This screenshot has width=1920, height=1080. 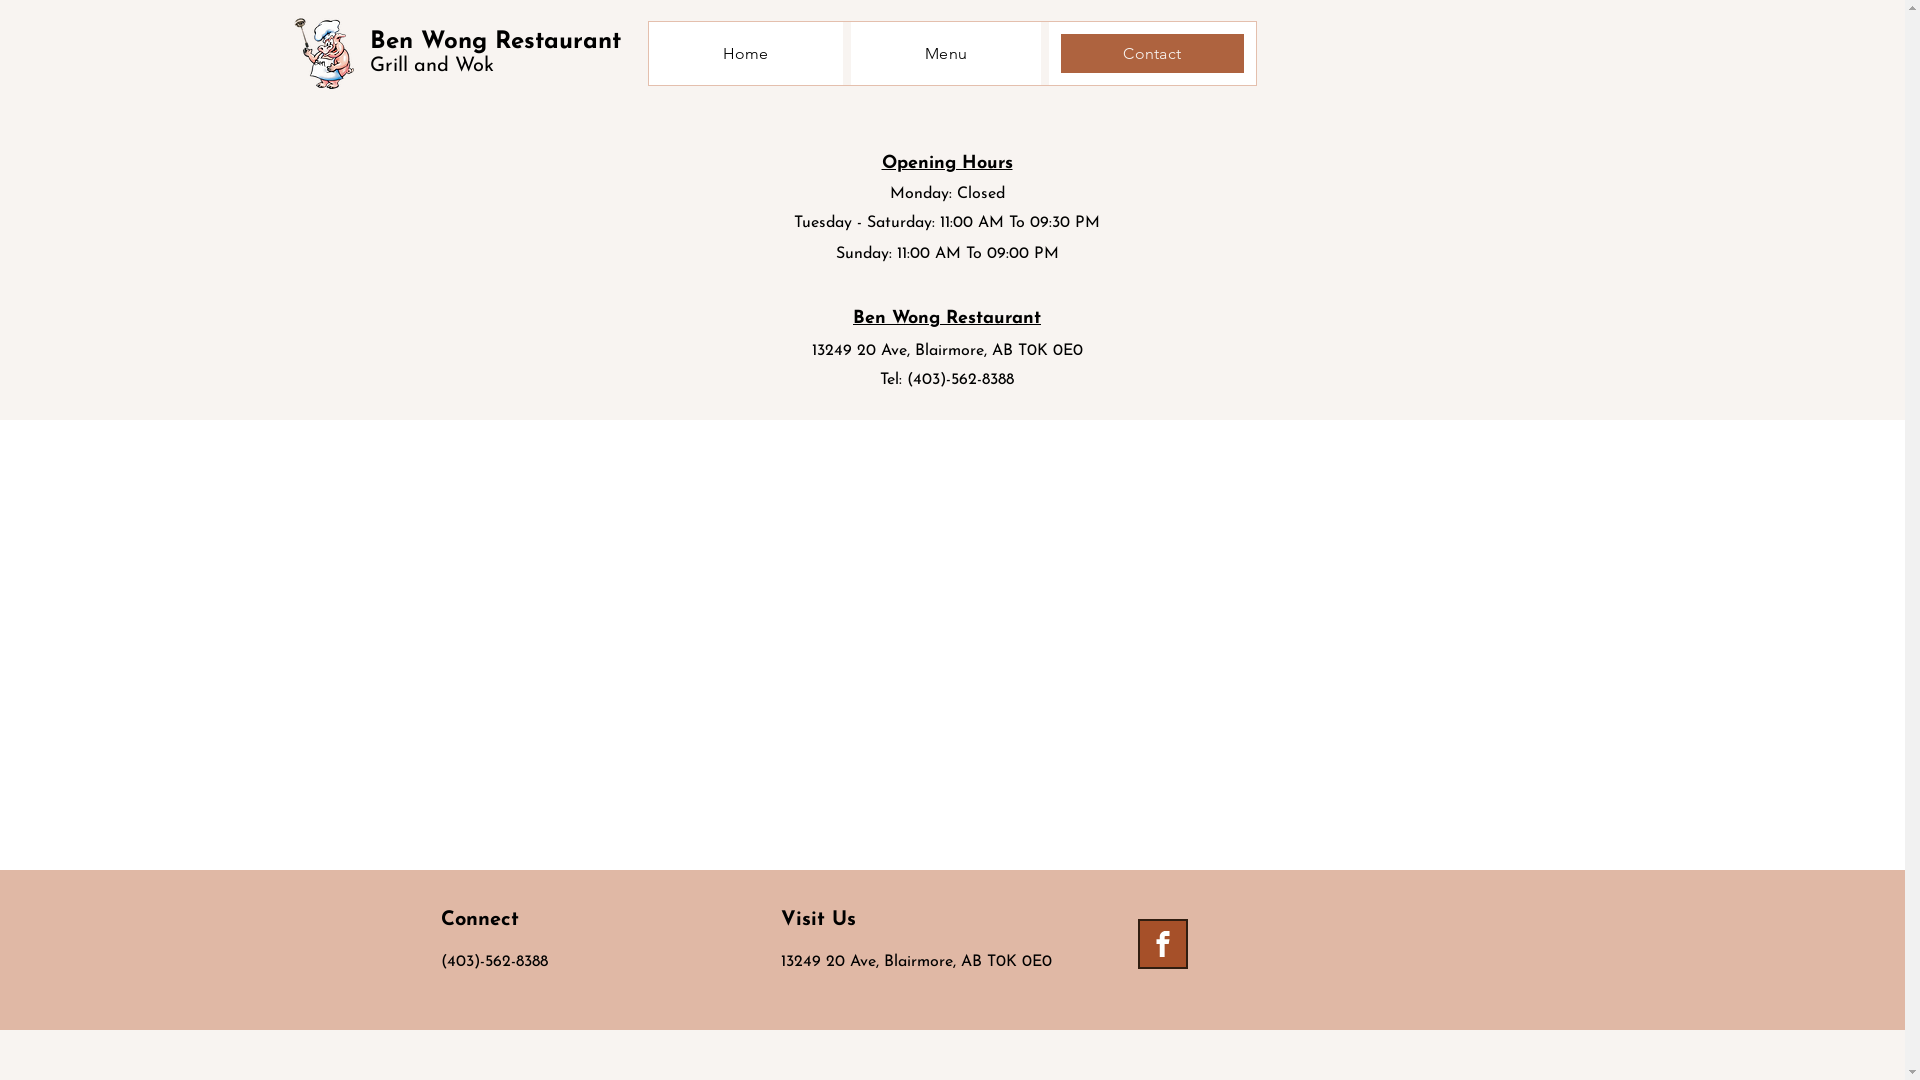 I want to click on 'Google Maps', so click(x=951, y=644).